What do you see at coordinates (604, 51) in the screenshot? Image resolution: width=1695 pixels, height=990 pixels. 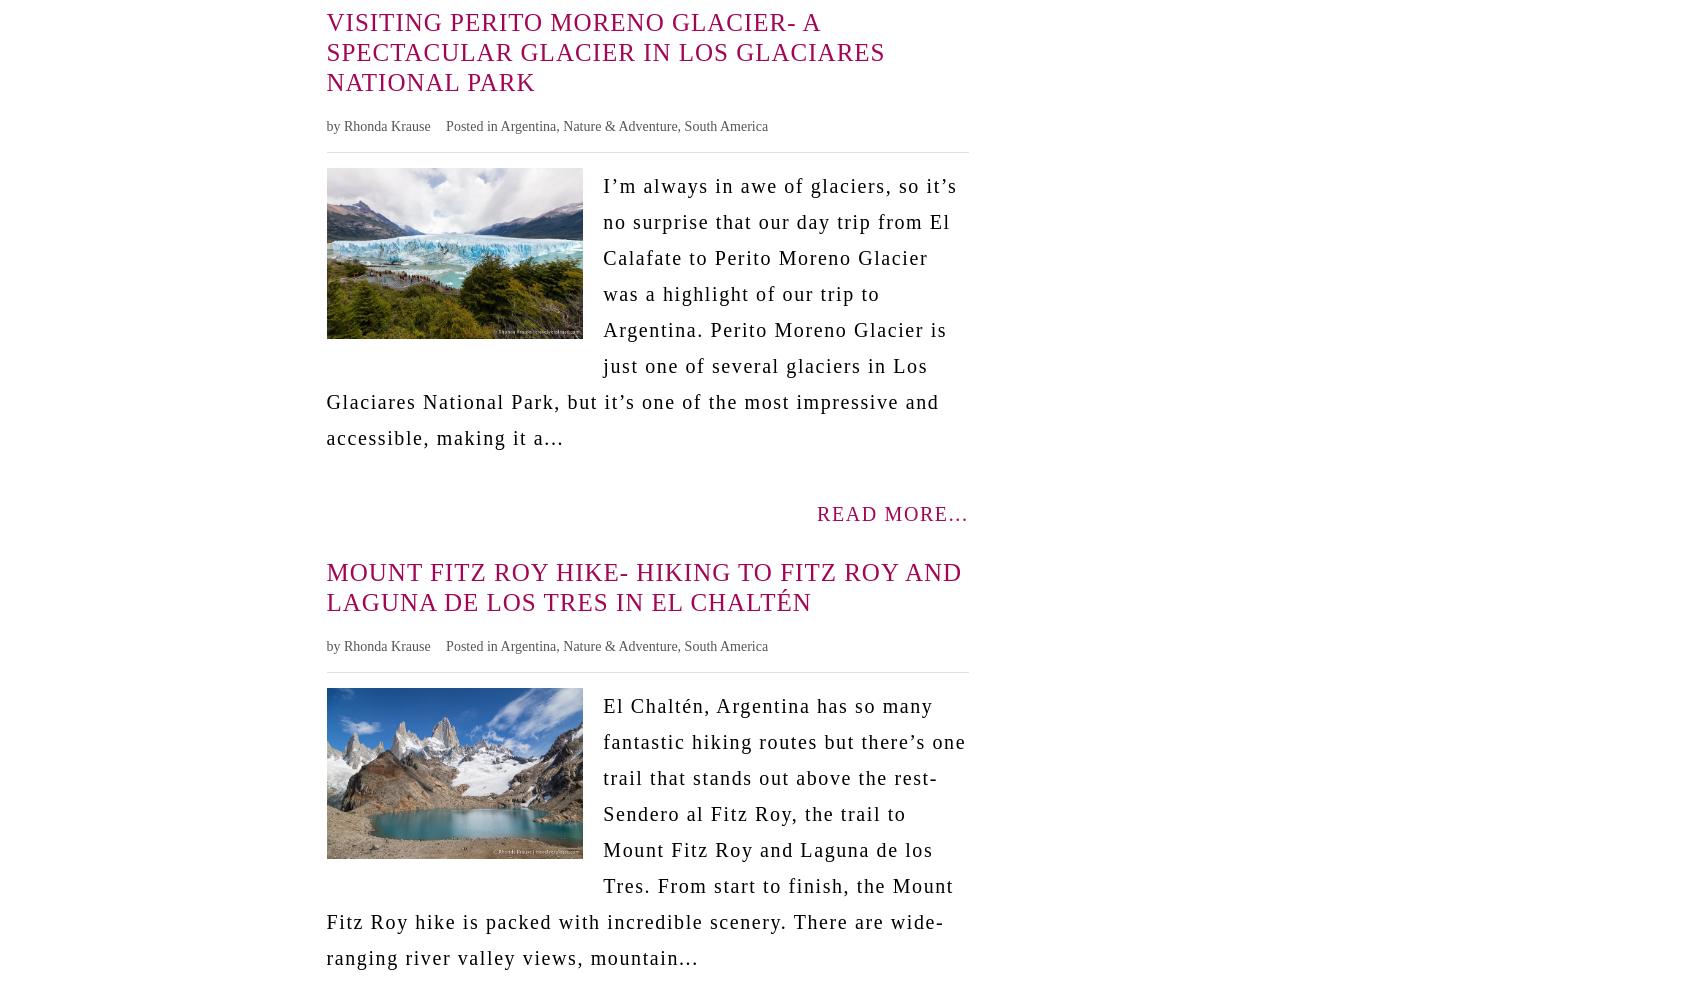 I see `'Visiting Perito Moreno Glacier- A Spectacular Glacier in Los Glaciares National Park'` at bounding box center [604, 51].